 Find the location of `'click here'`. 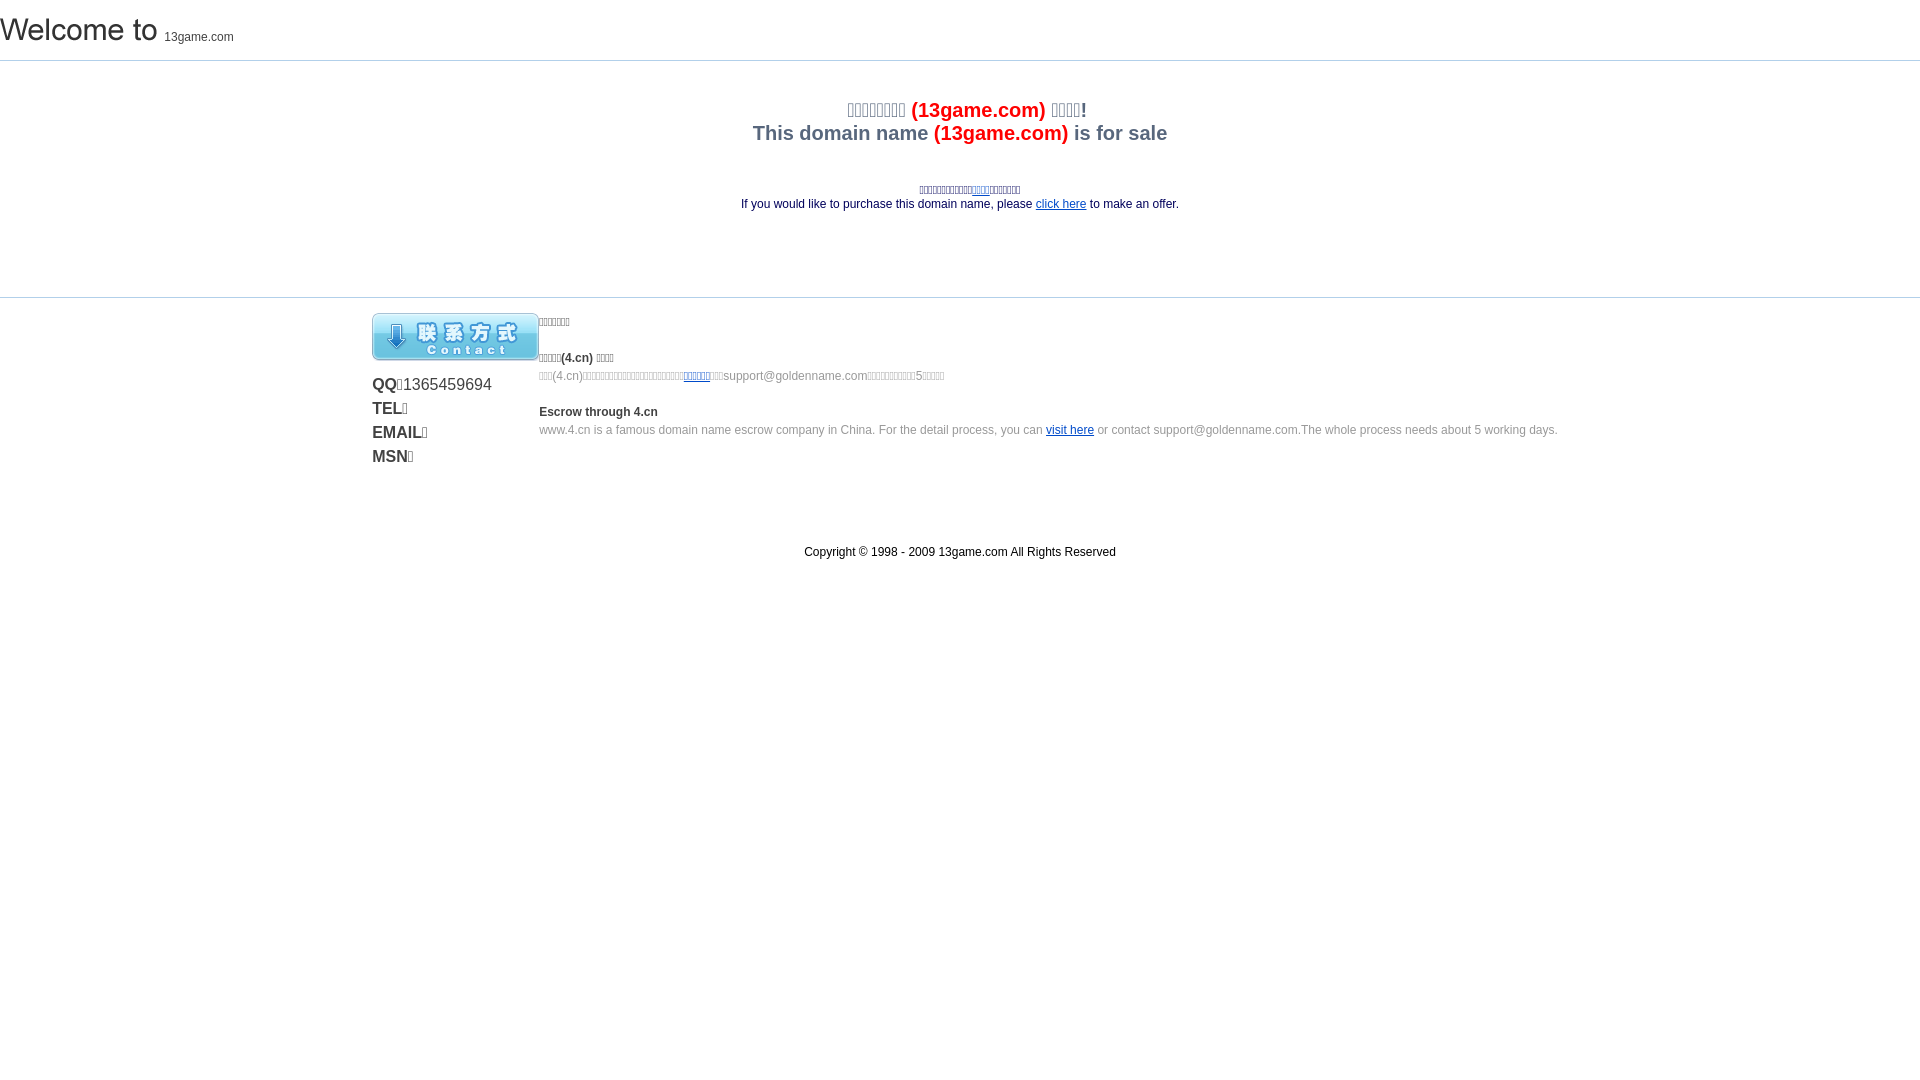

'click here' is located at coordinates (1060, 204).